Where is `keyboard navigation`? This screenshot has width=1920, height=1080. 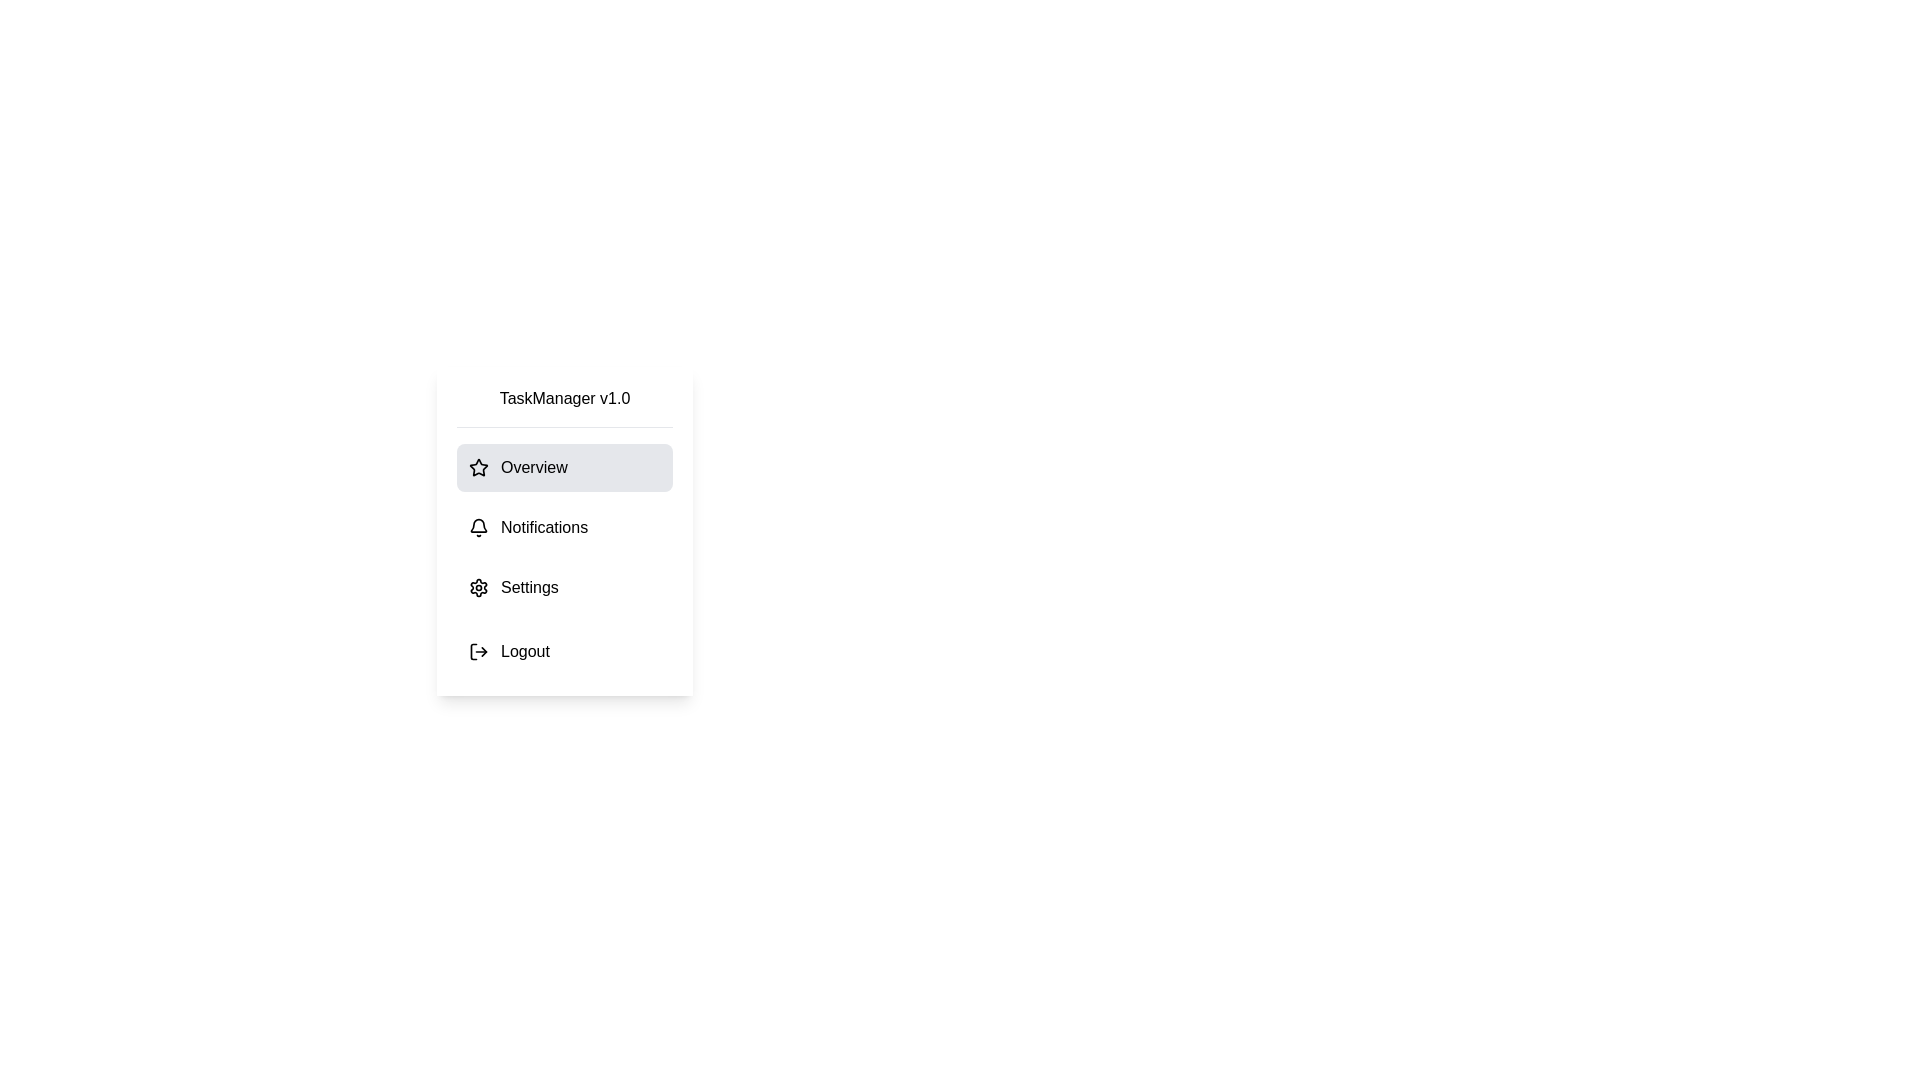
keyboard navigation is located at coordinates (564, 527).